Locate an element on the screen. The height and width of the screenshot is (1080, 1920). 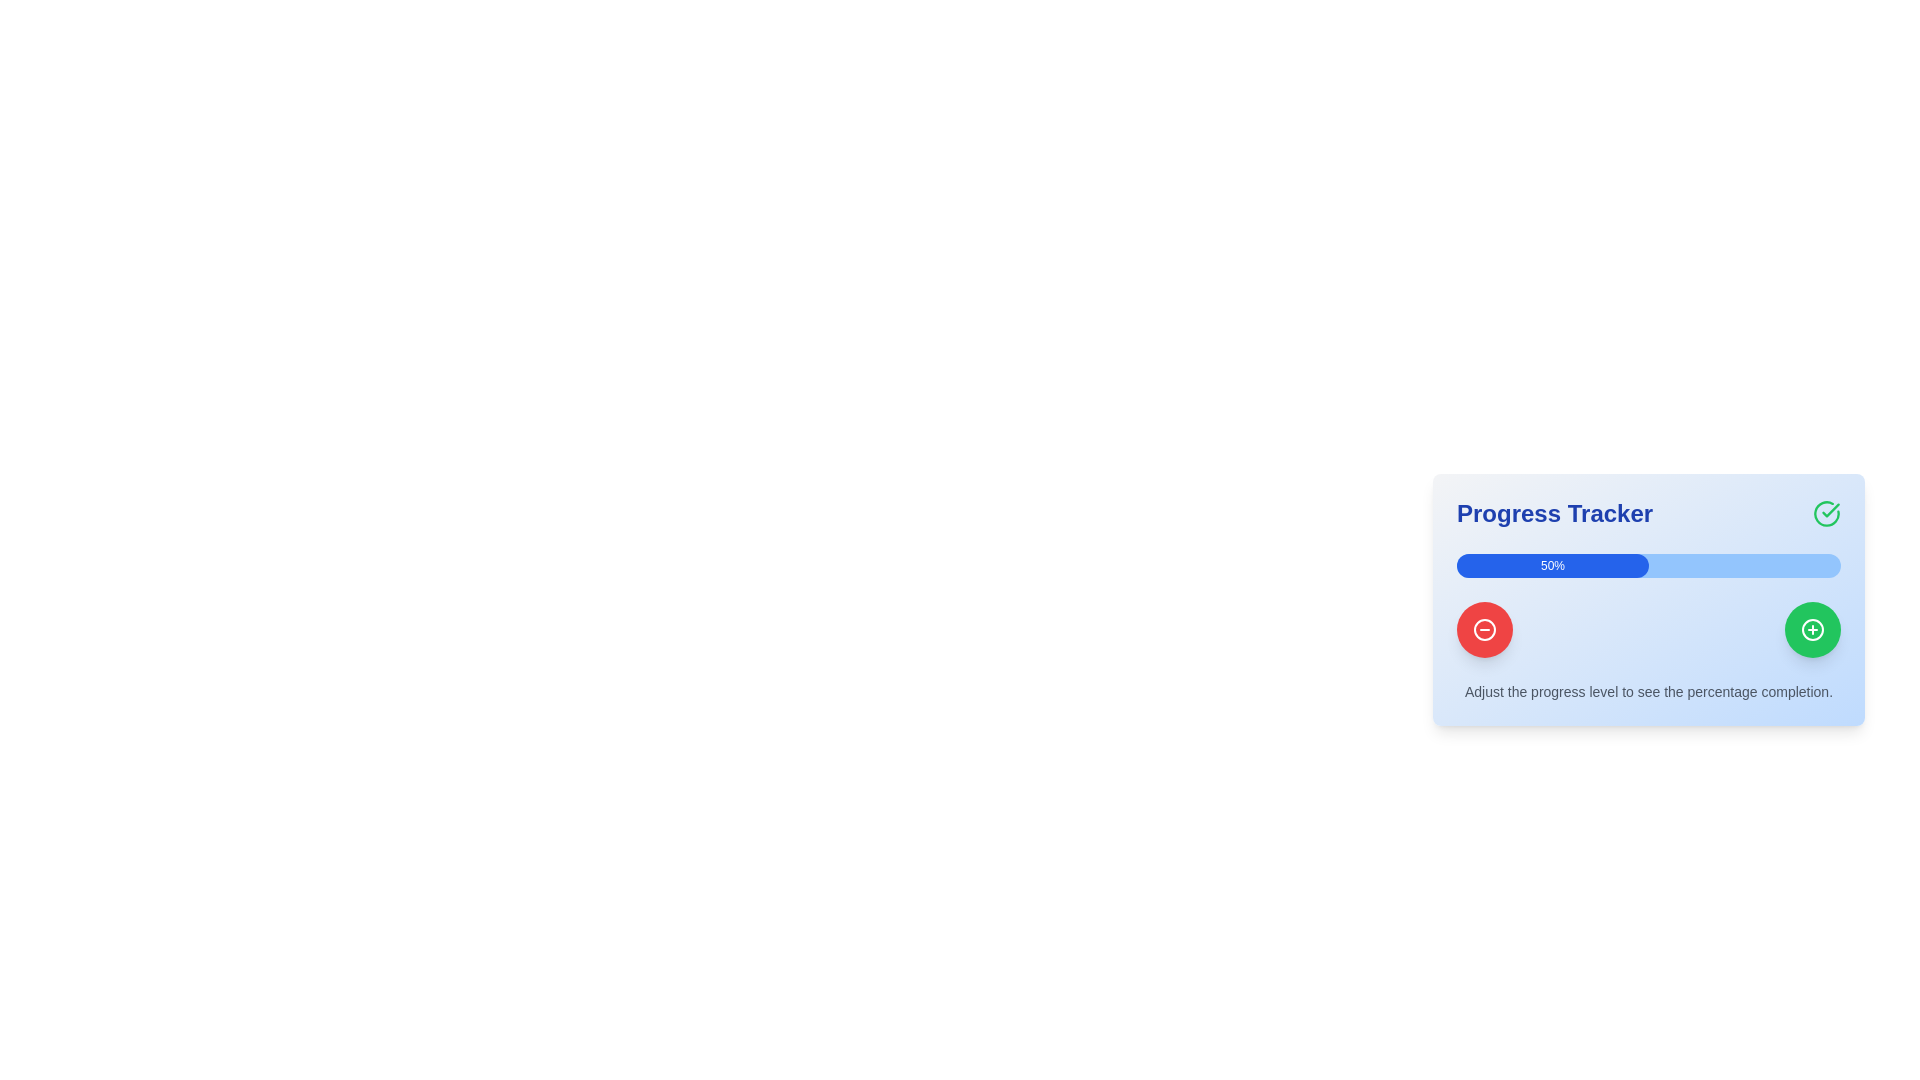
small circular arc element that is part of the checkmark design in the top-right corner of the 'Progress Tracker' card is located at coordinates (1827, 512).